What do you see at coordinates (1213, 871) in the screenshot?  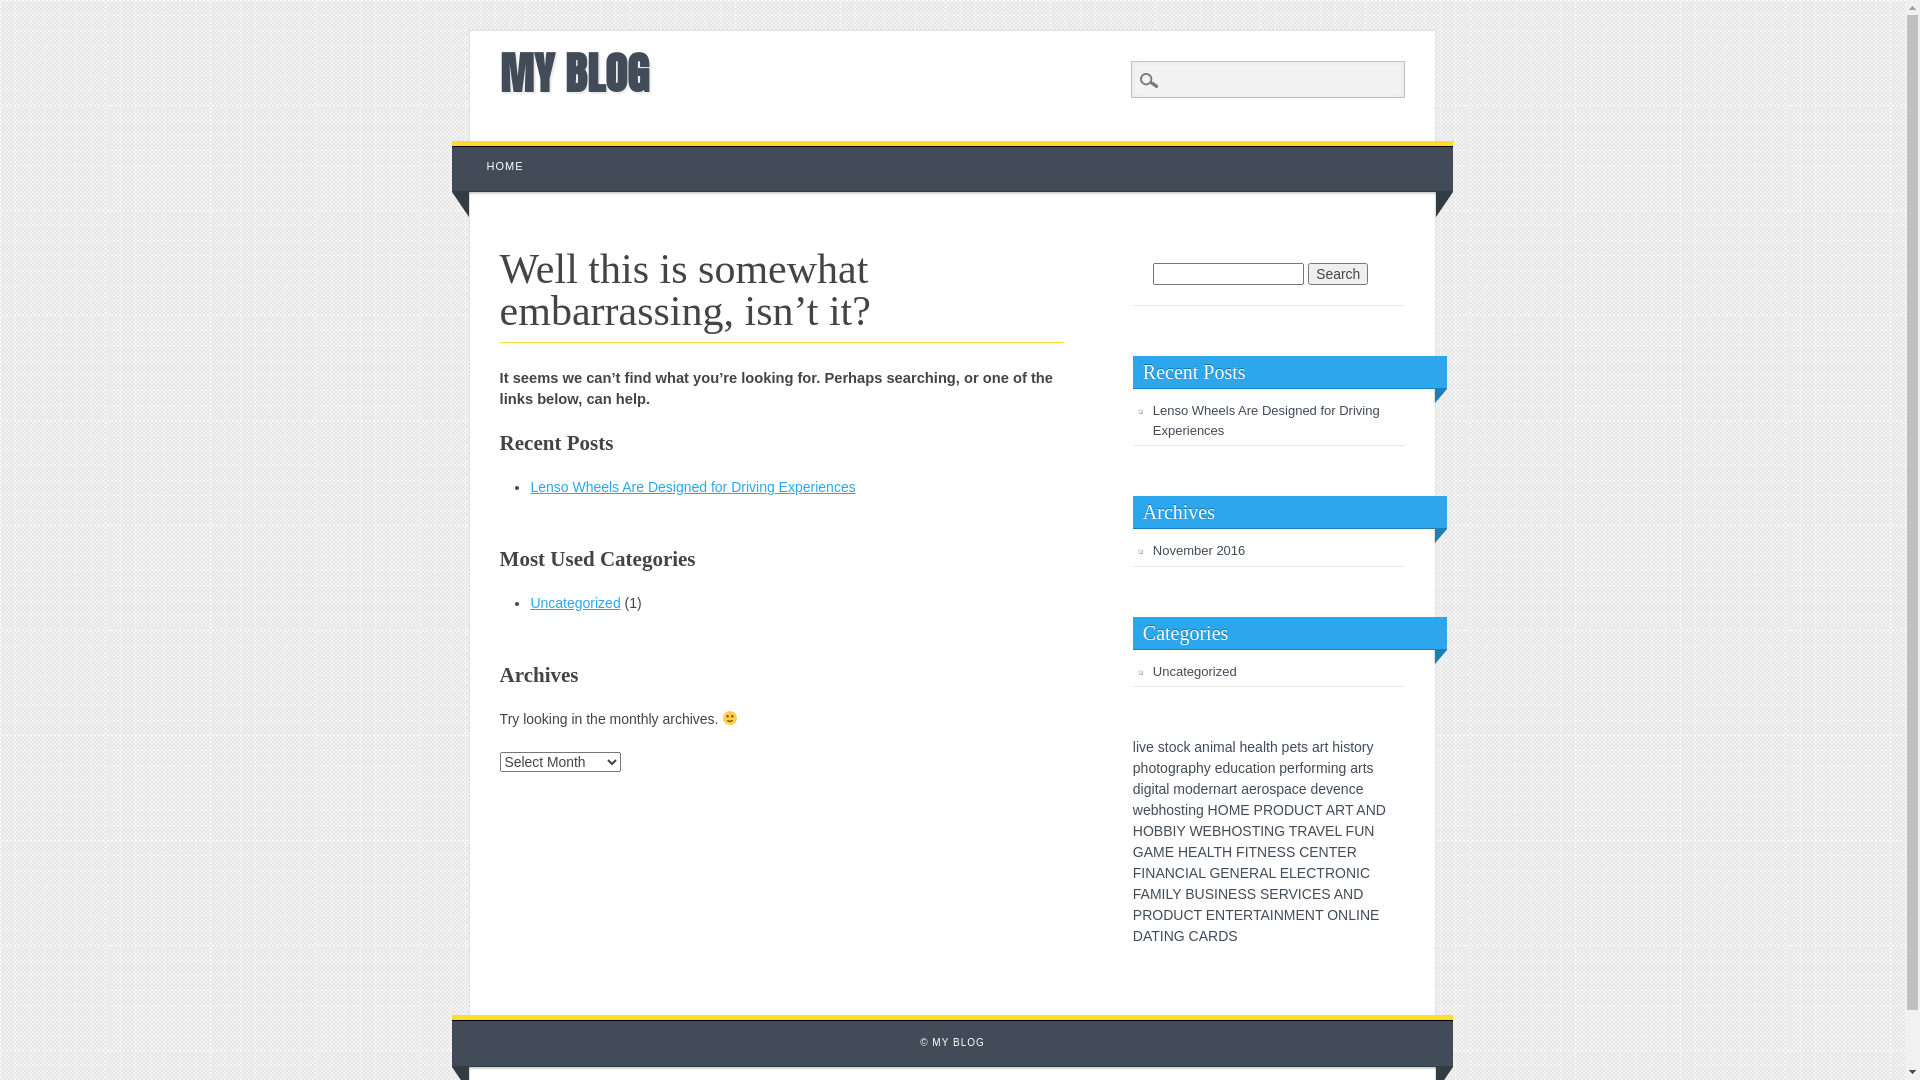 I see `'G'` at bounding box center [1213, 871].